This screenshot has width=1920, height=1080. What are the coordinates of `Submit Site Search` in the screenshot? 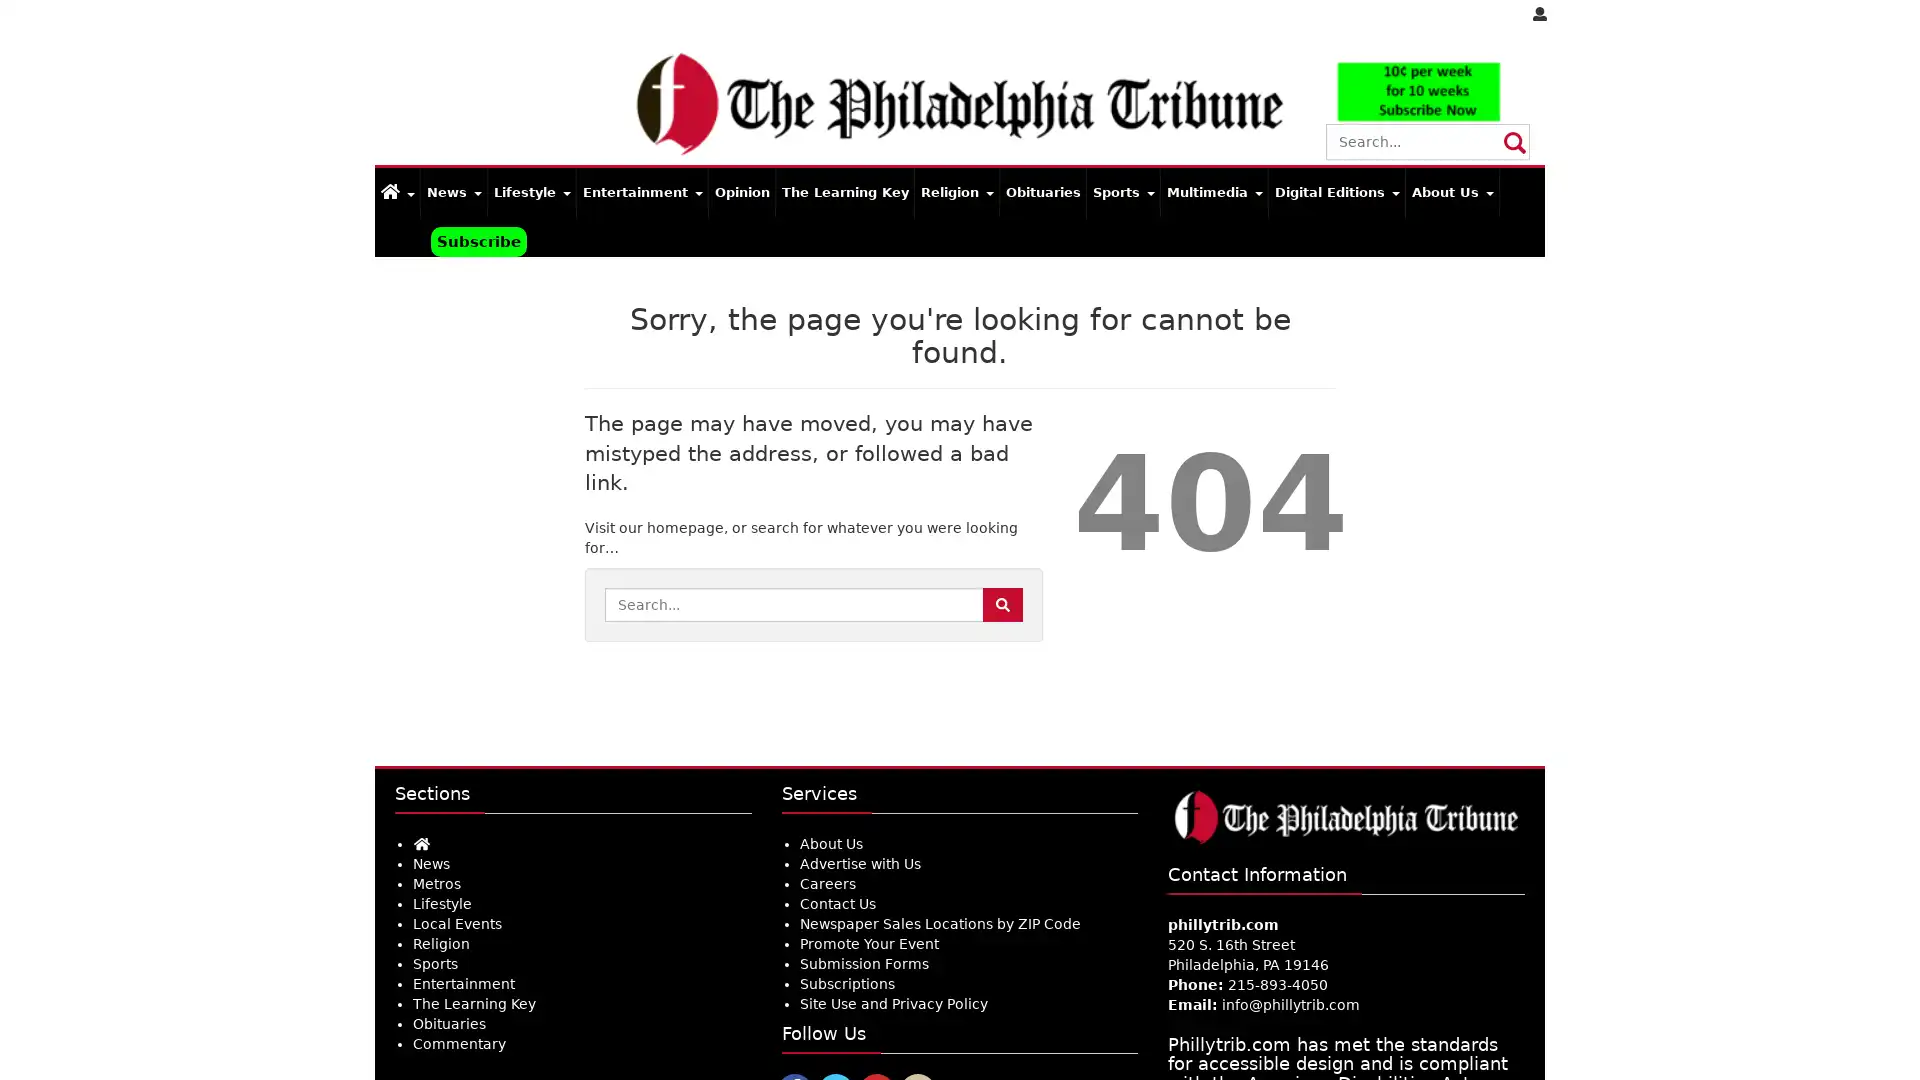 It's located at (1513, 140).